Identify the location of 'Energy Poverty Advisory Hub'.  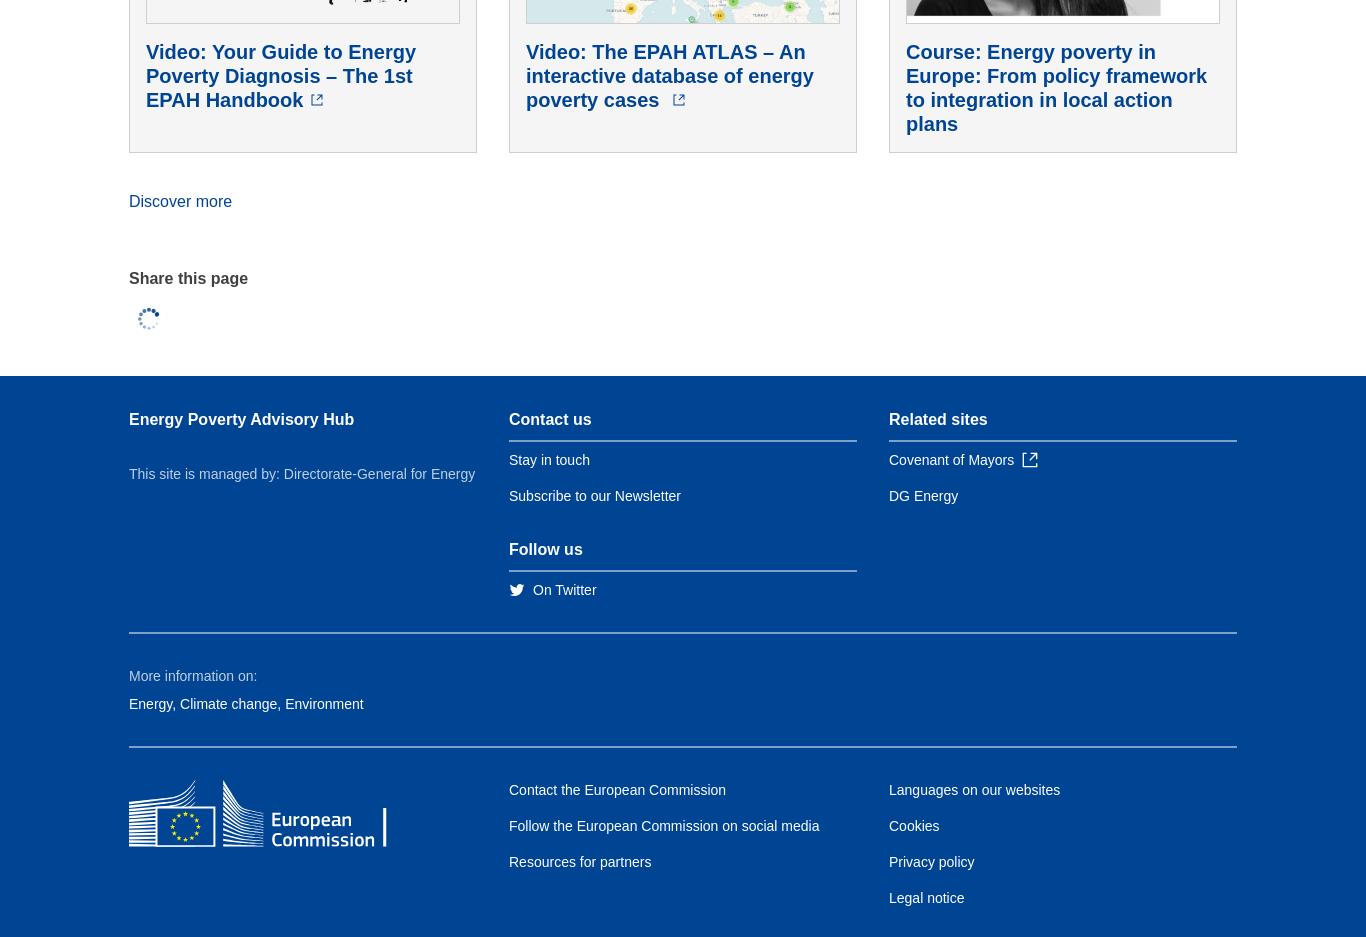
(241, 418).